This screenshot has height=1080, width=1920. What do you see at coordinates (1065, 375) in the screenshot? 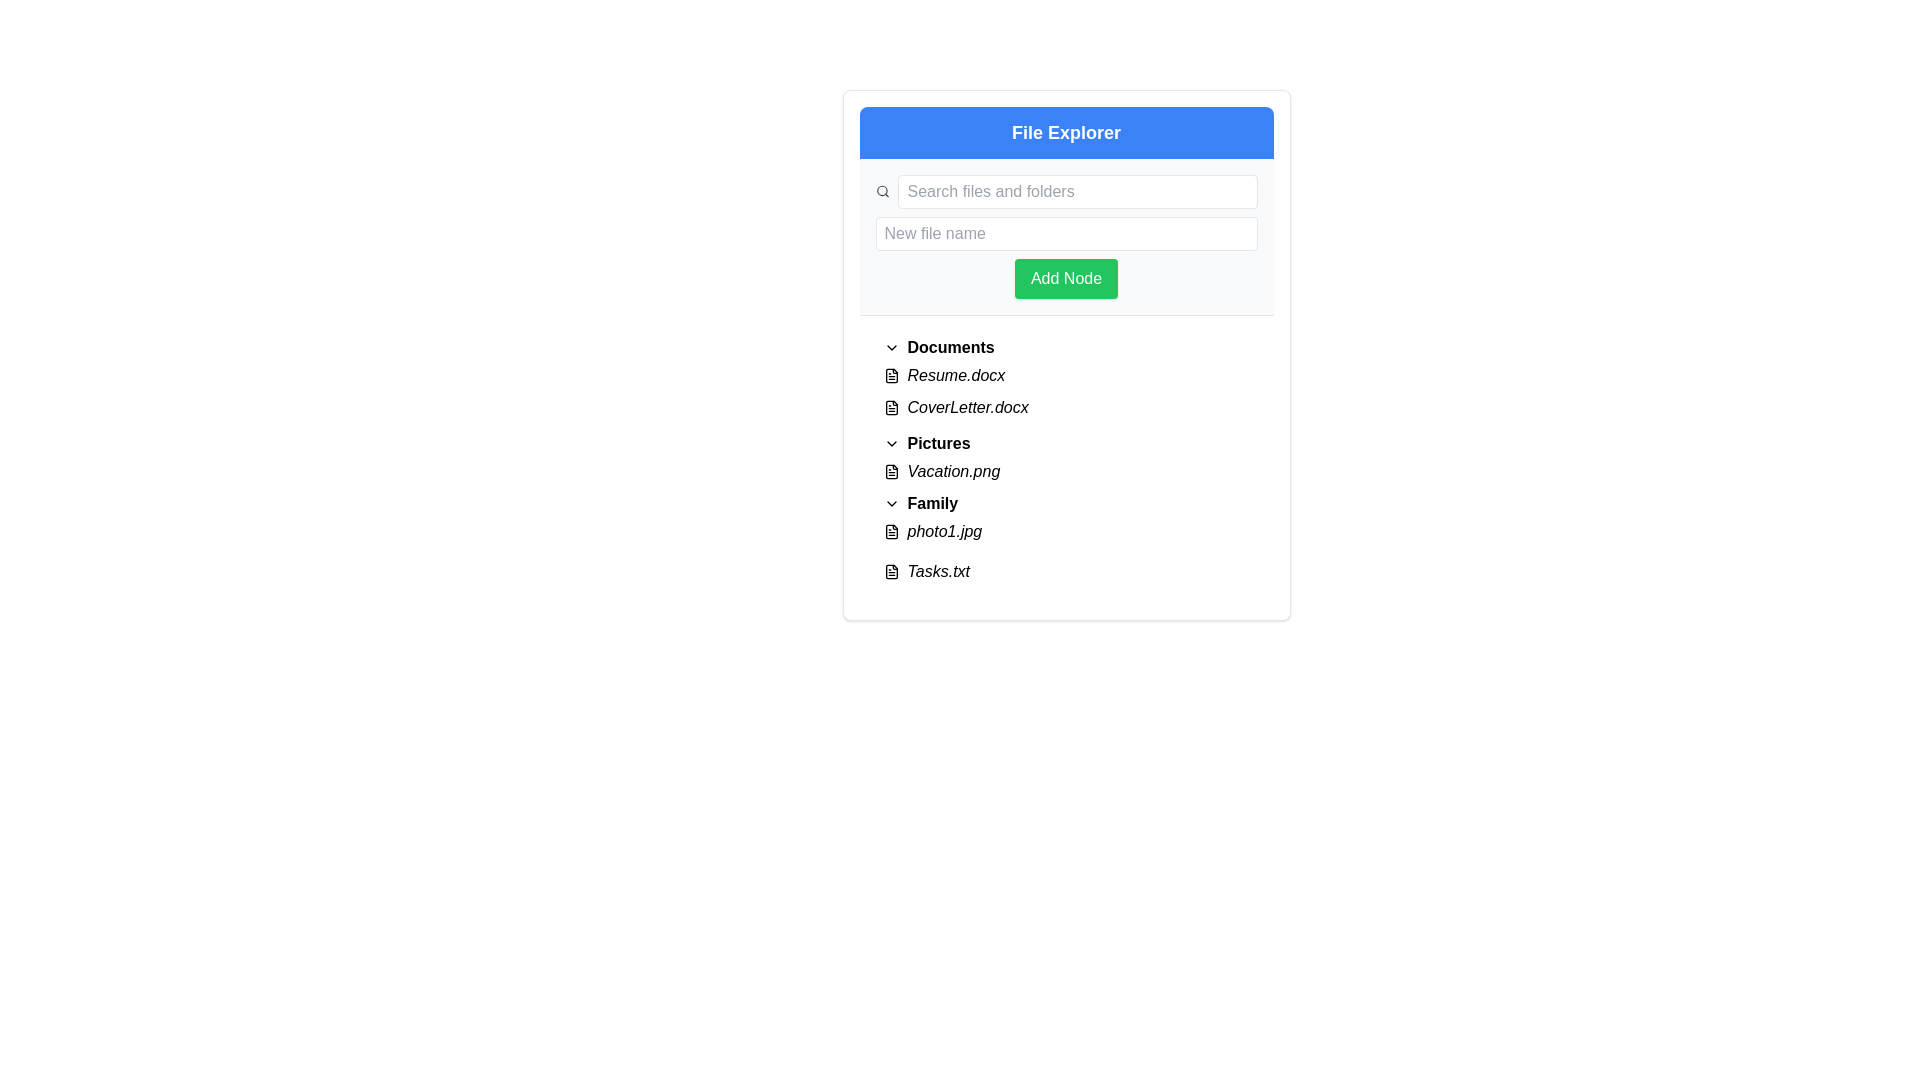
I see `the file named 'Resume.docx'` at bounding box center [1065, 375].